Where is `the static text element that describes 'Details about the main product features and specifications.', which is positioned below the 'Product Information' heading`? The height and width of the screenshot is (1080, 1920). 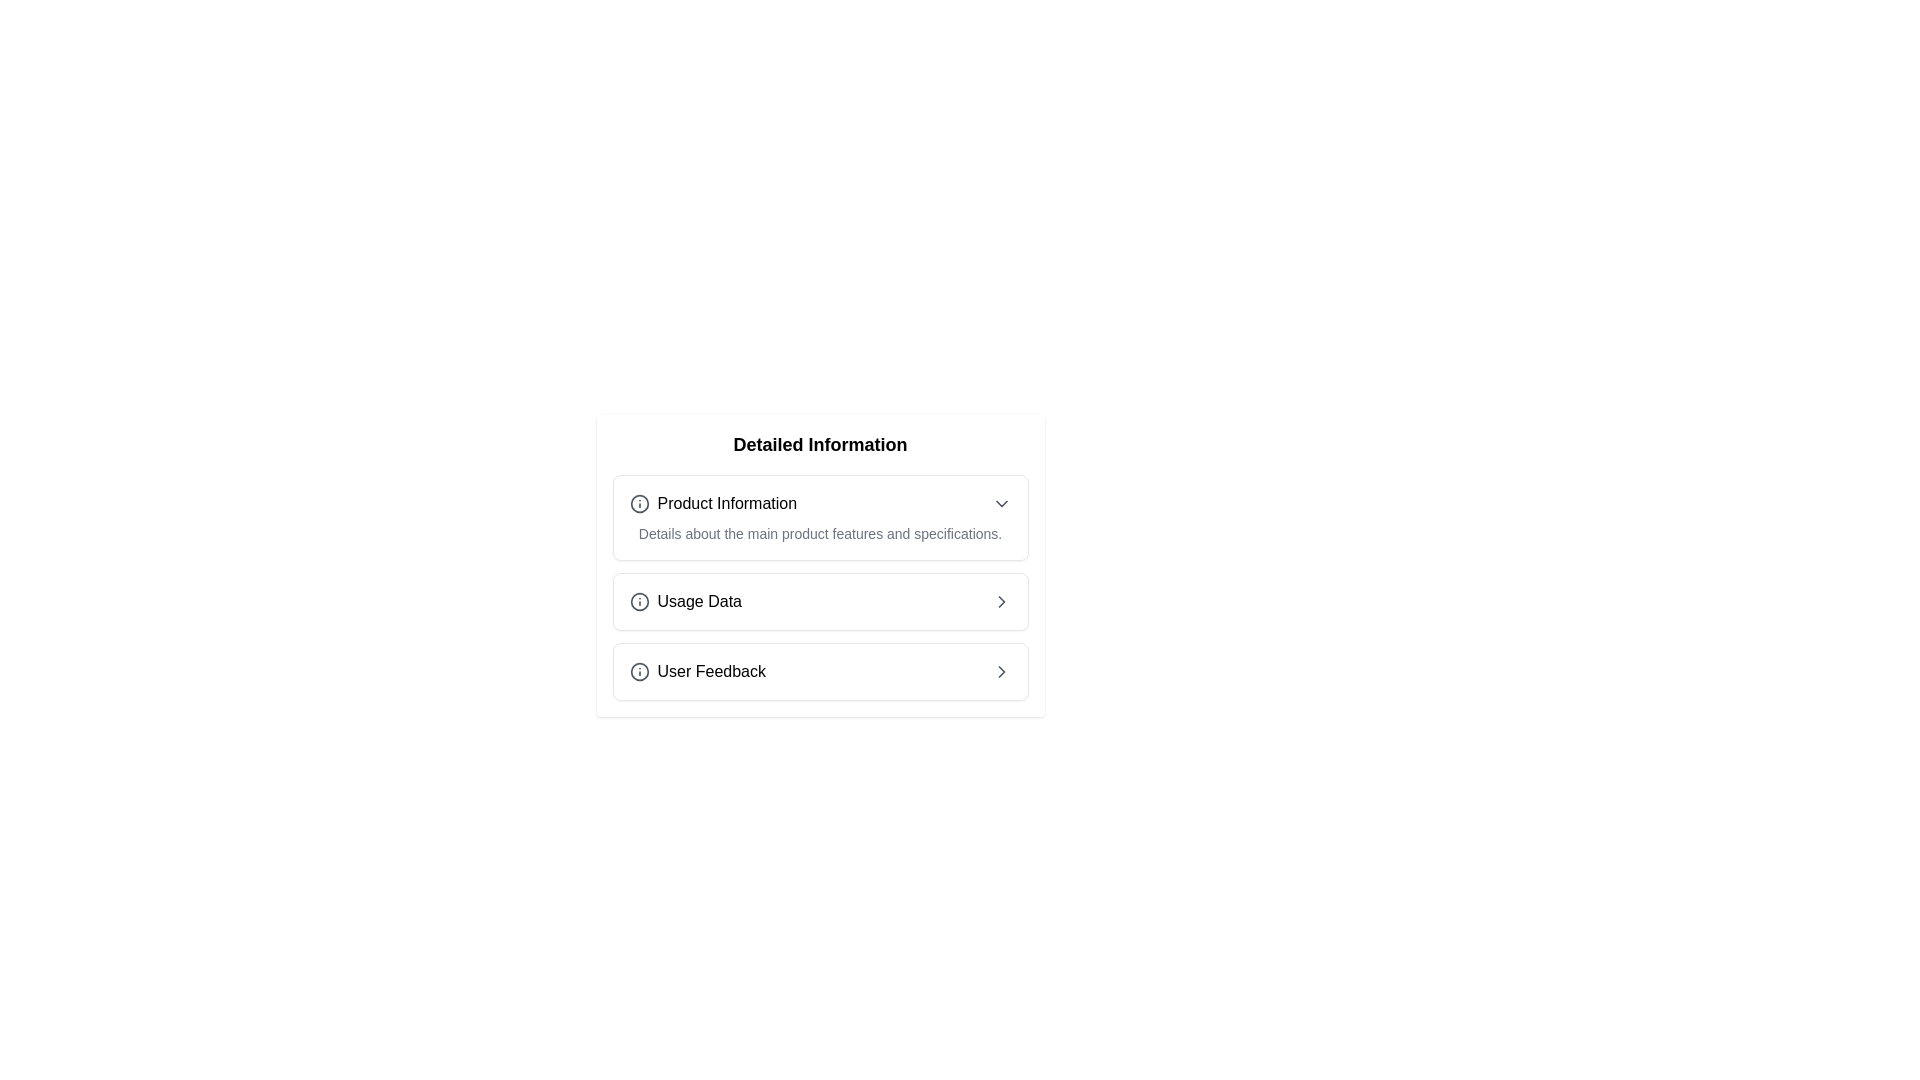
the static text element that describes 'Details about the main product features and specifications.', which is positioned below the 'Product Information' heading is located at coordinates (820, 532).